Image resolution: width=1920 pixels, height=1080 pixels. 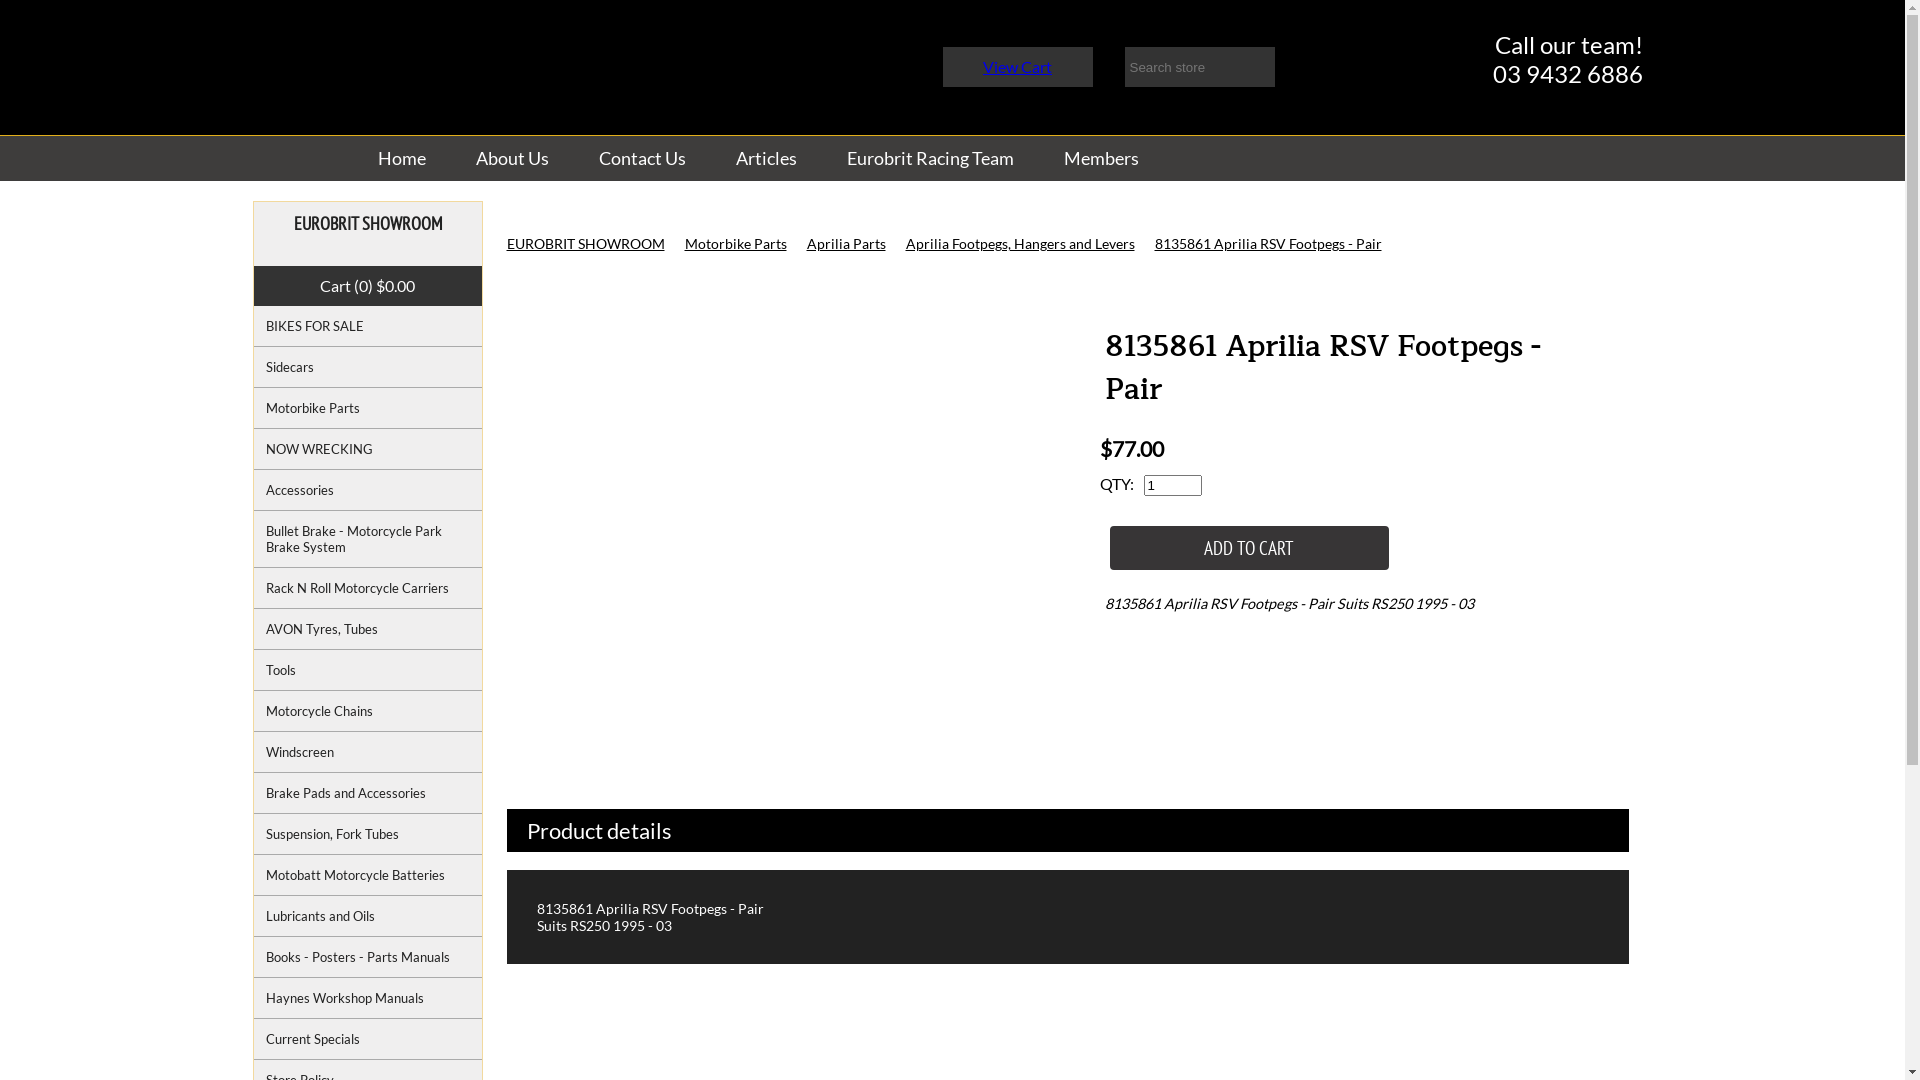 What do you see at coordinates (929, 157) in the screenshot?
I see `'Eurobrit Racing Team'` at bounding box center [929, 157].